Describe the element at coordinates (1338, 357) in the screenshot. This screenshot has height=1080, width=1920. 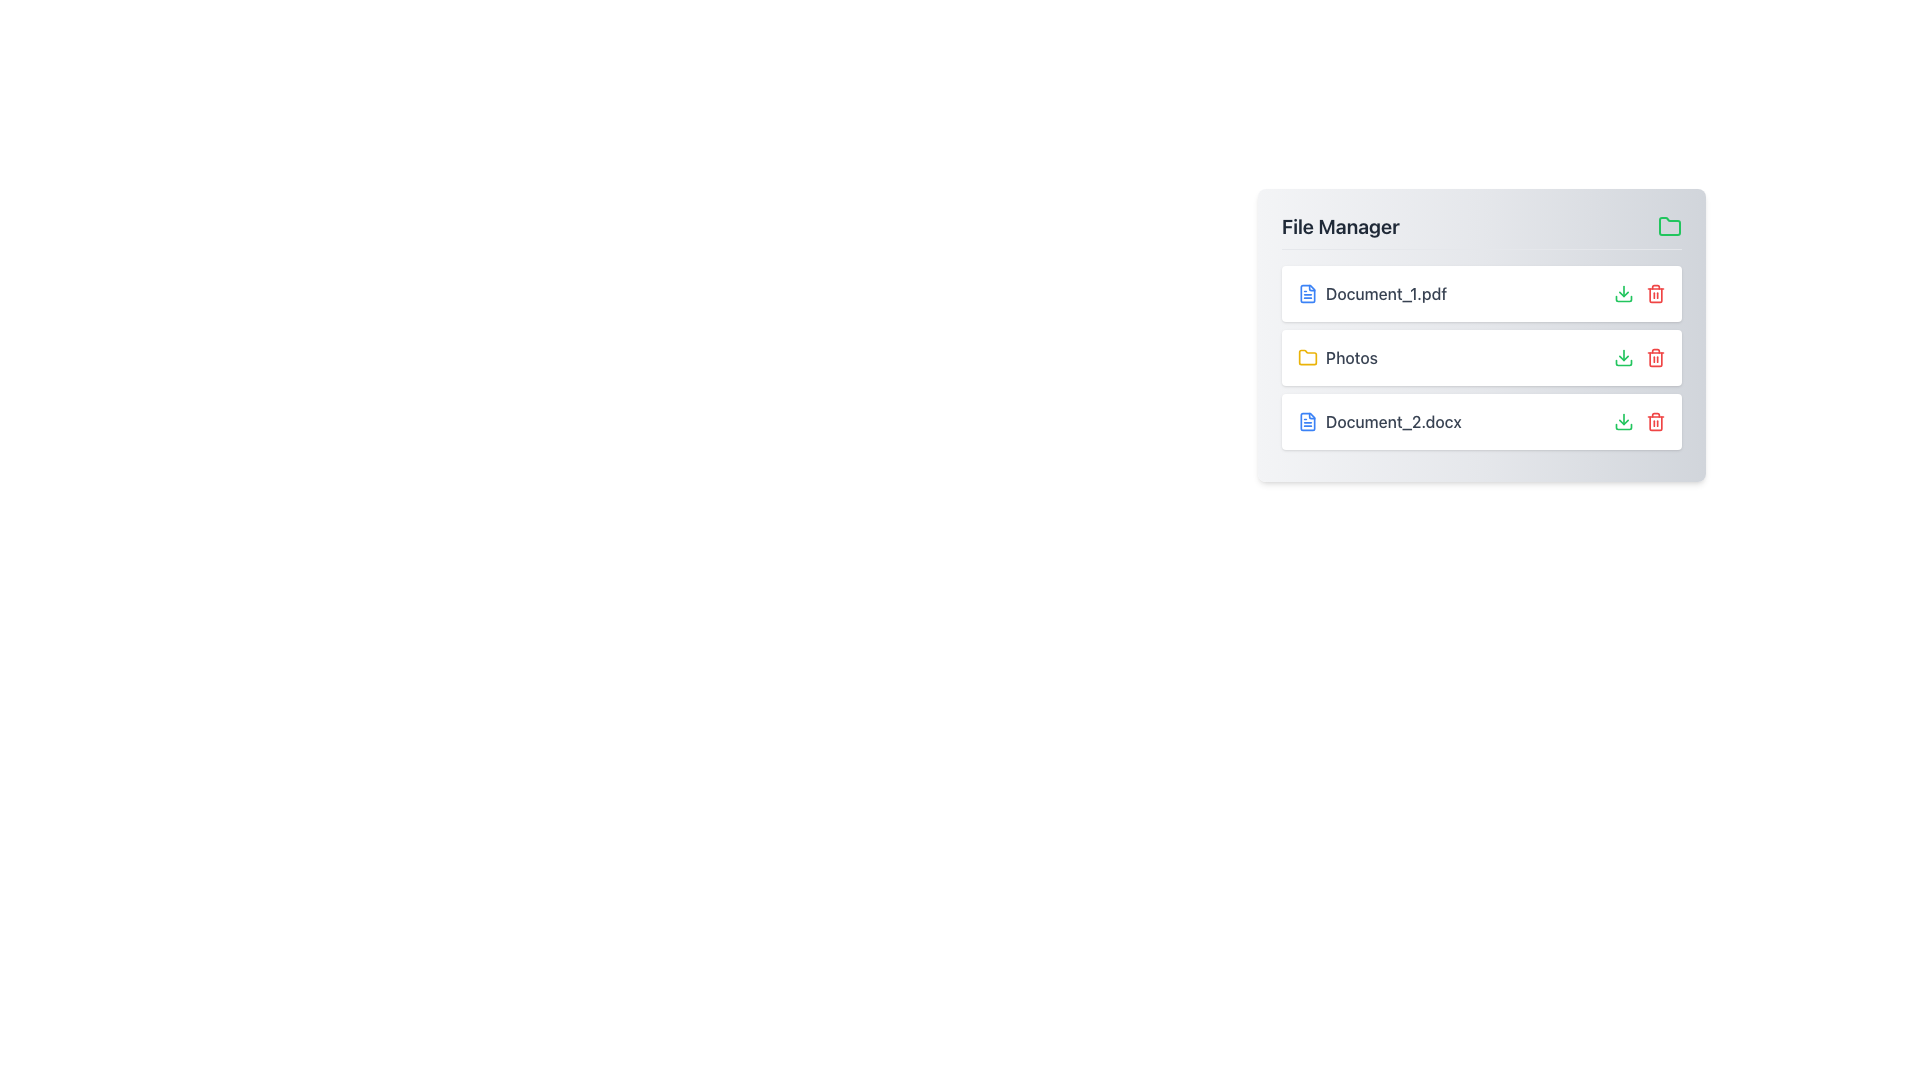
I see `the 'Photos' folder icon` at that location.